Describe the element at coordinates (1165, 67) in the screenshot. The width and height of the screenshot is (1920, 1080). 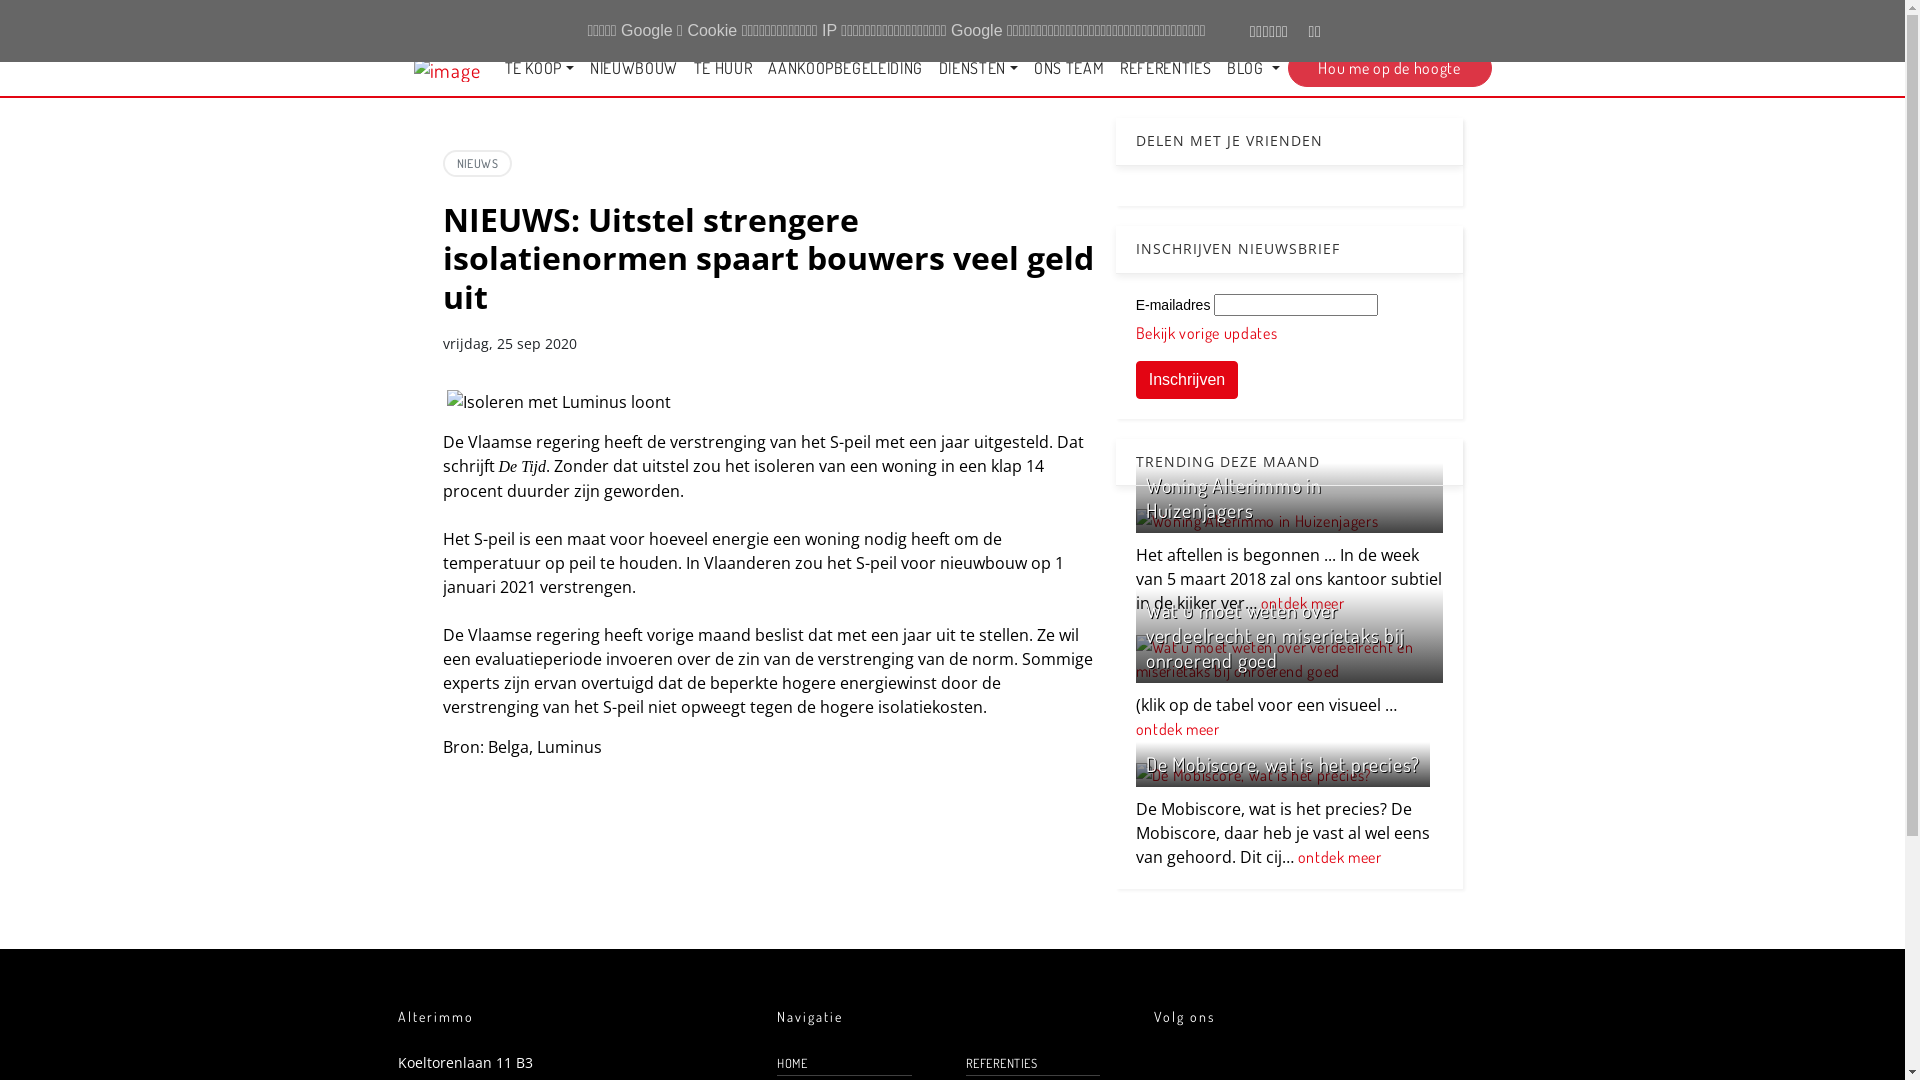
I see `'REFERENTIES'` at that location.